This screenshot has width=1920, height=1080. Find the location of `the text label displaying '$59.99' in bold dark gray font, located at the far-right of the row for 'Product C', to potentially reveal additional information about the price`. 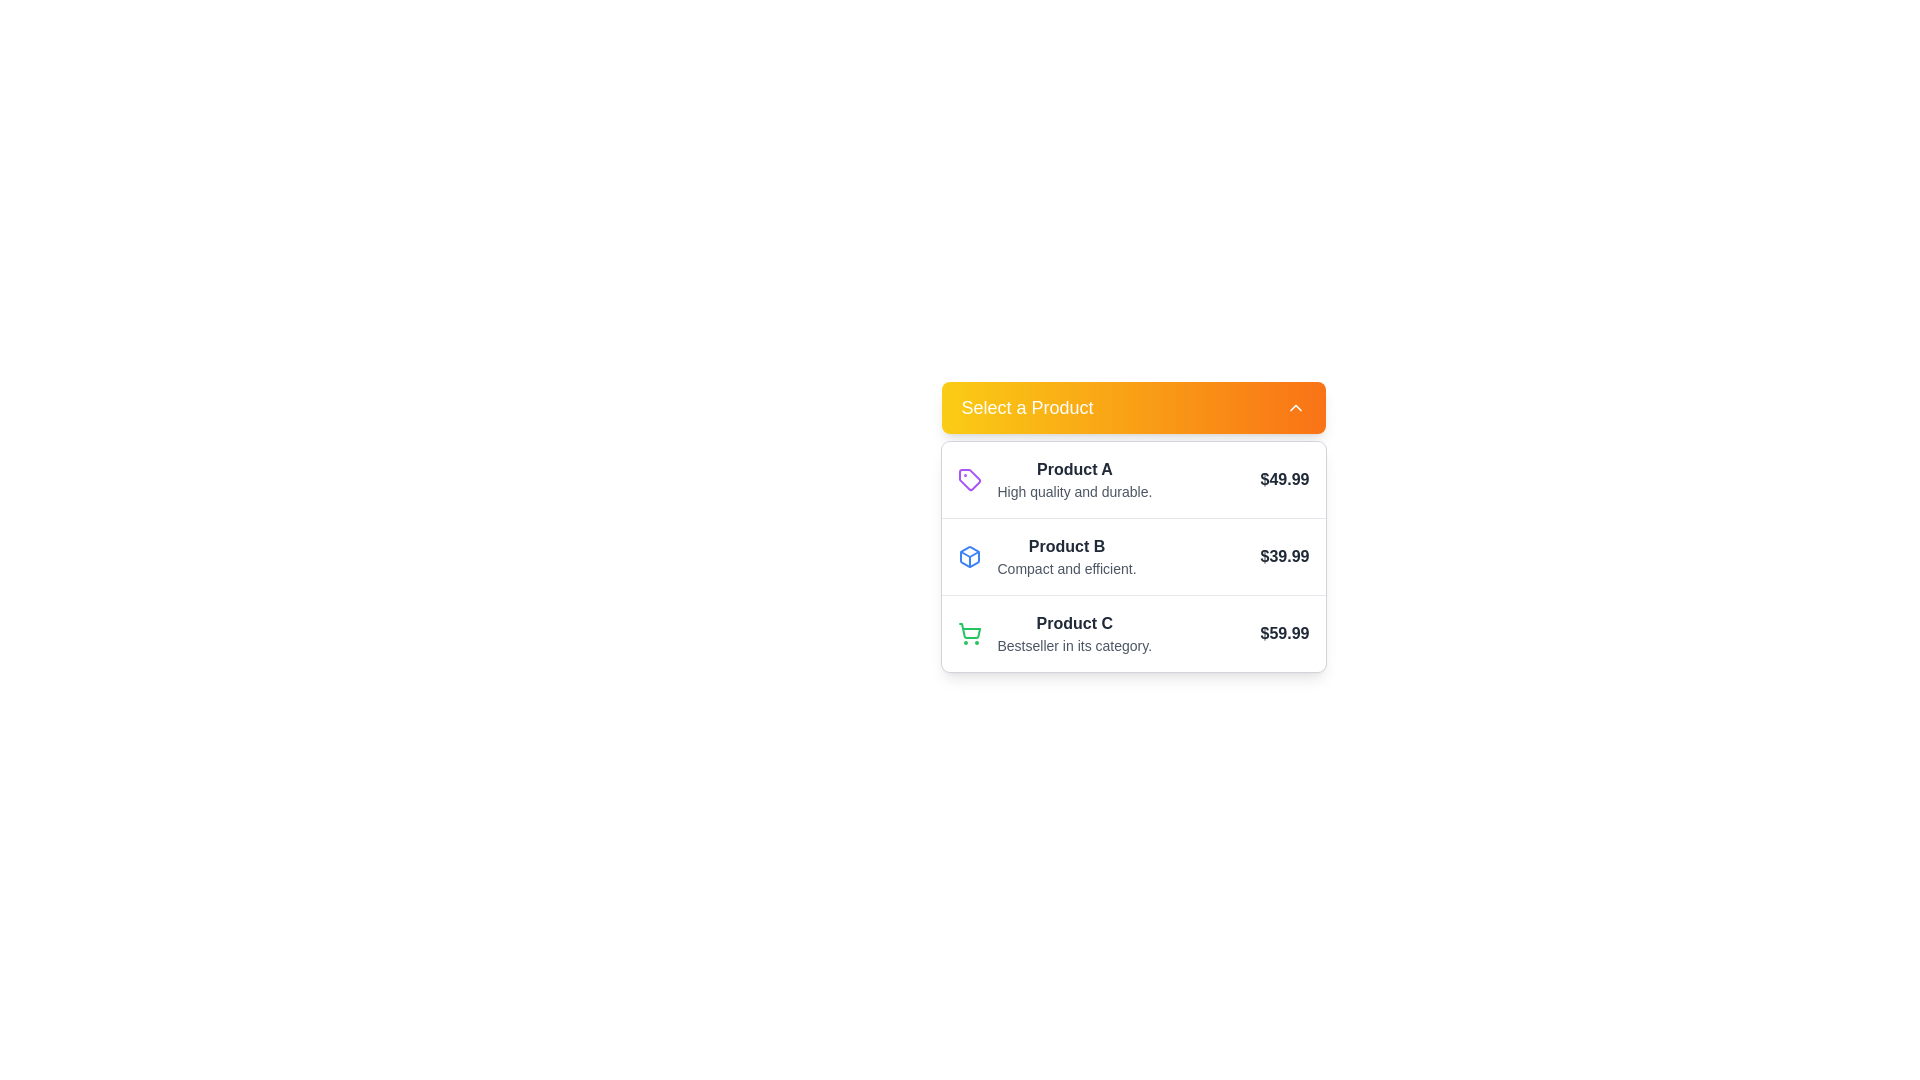

the text label displaying '$59.99' in bold dark gray font, located at the far-right of the row for 'Product C', to potentially reveal additional information about the price is located at coordinates (1285, 633).